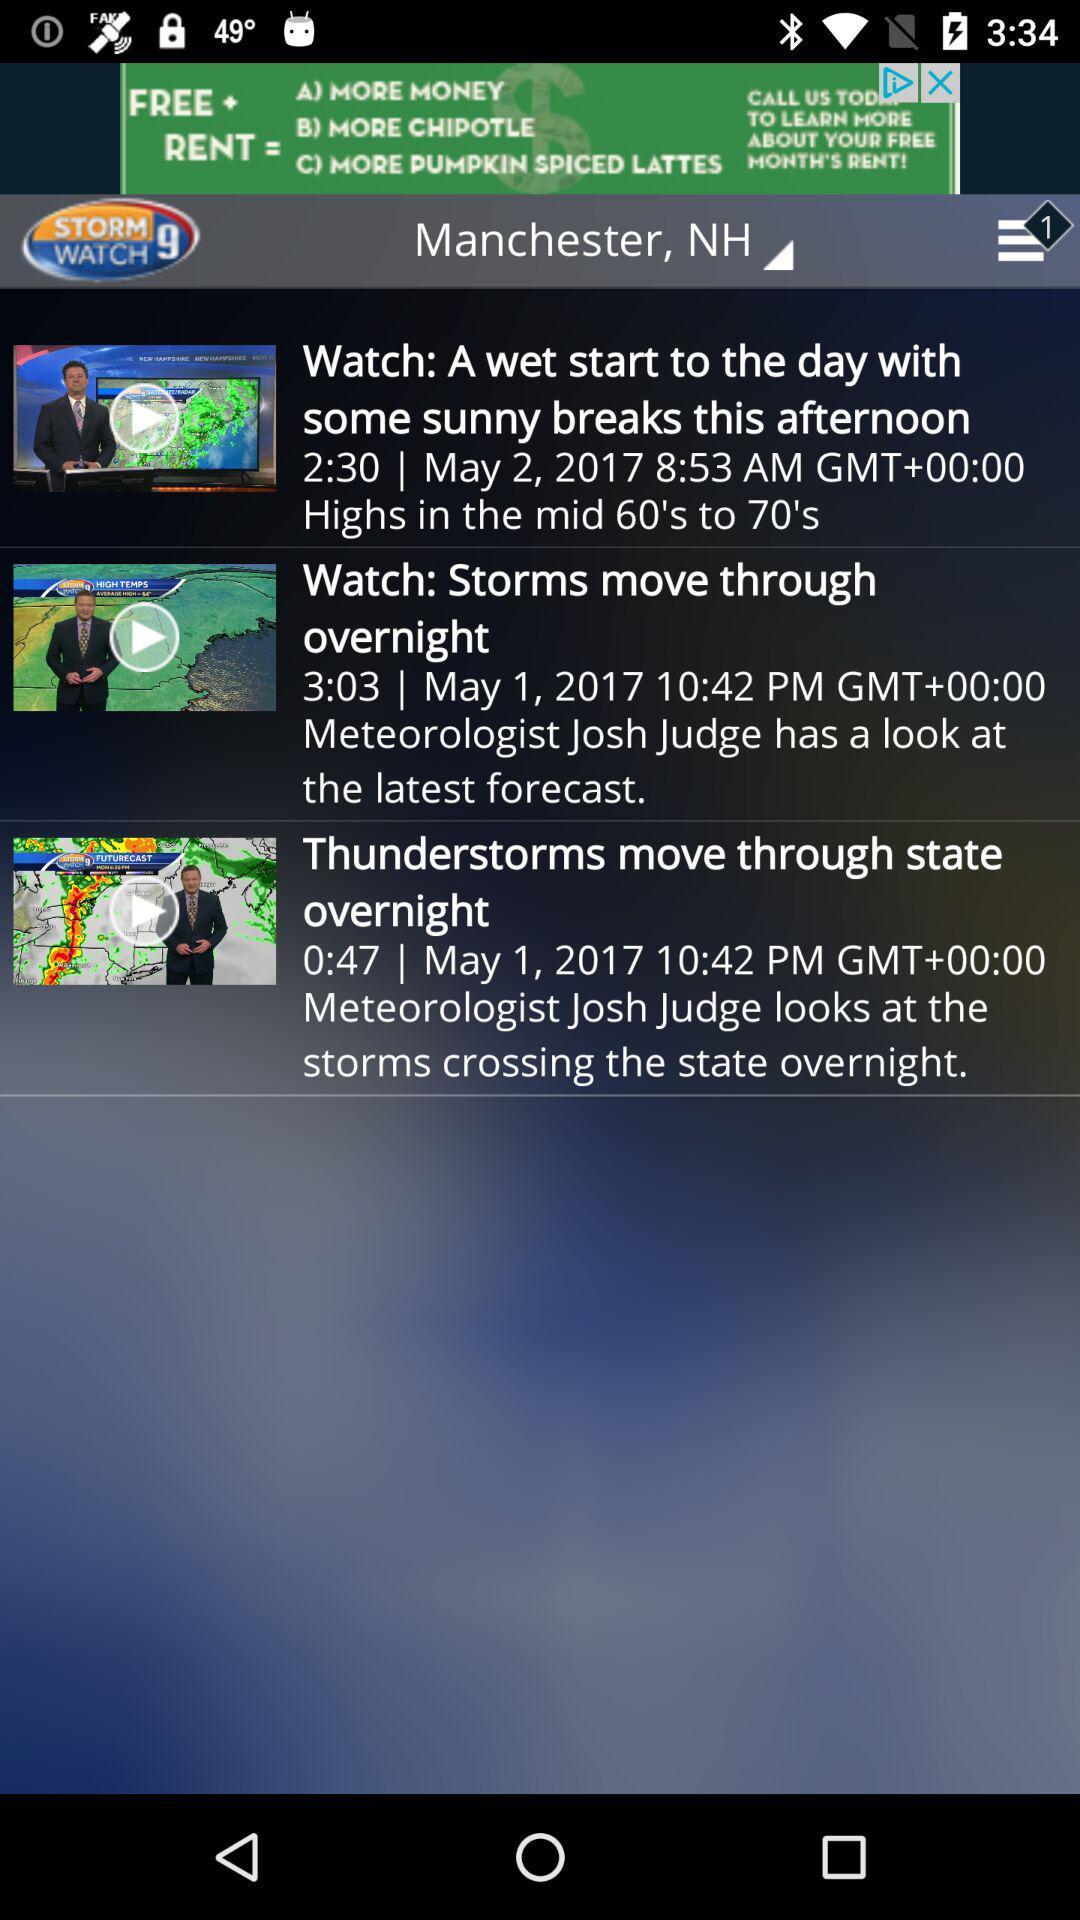 This screenshot has width=1080, height=1920. What do you see at coordinates (616, 240) in the screenshot?
I see `the manchester, nh` at bounding box center [616, 240].